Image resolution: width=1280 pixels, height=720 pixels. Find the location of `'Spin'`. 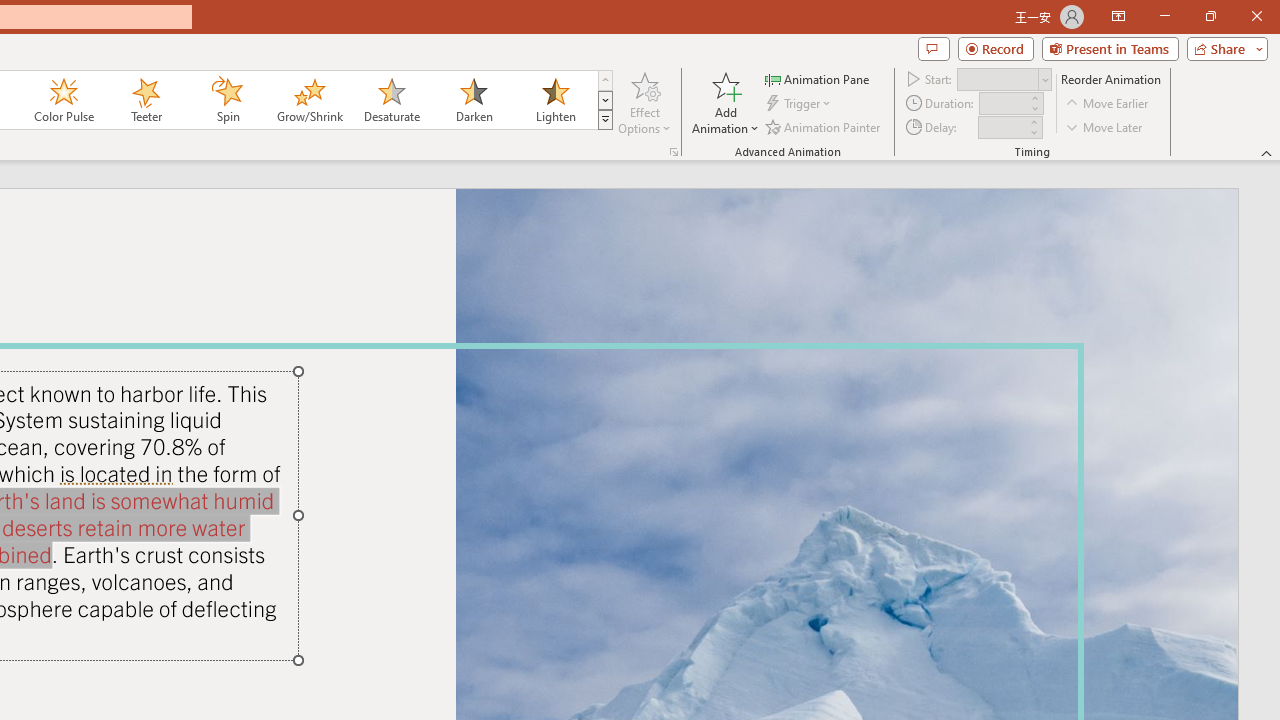

'Spin' is located at coordinates (227, 100).